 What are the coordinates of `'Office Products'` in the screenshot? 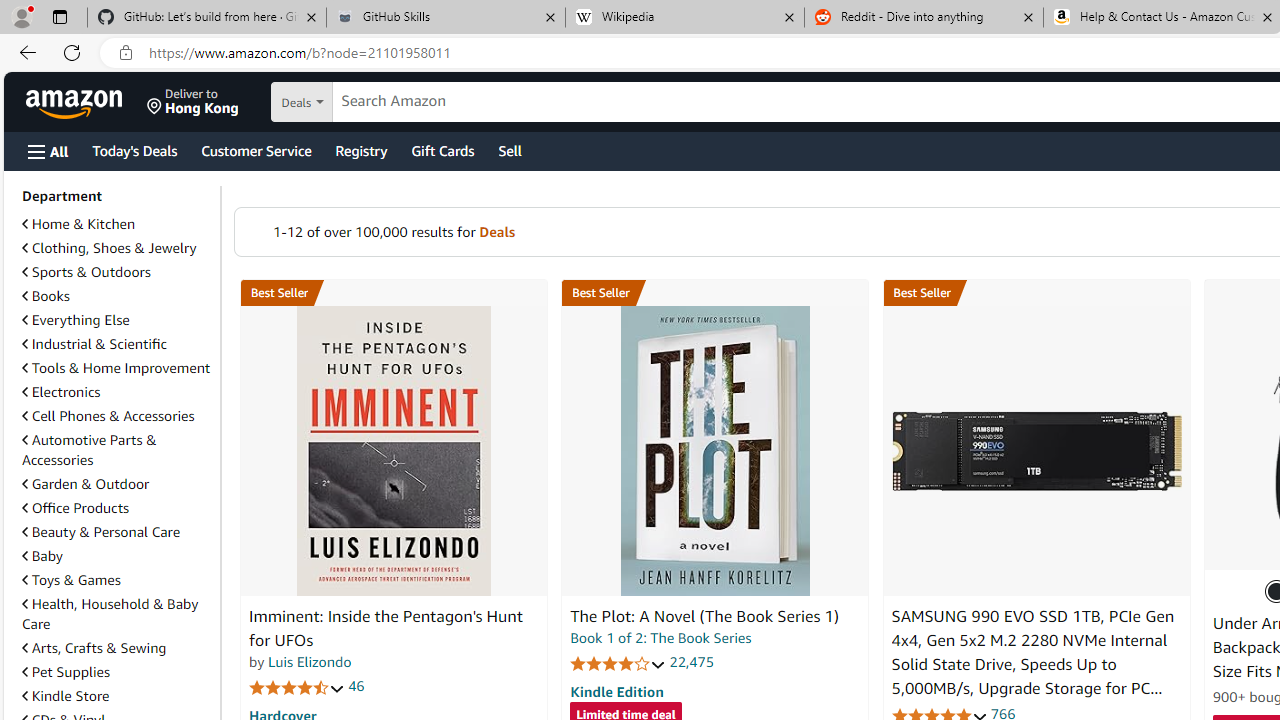 It's located at (76, 506).